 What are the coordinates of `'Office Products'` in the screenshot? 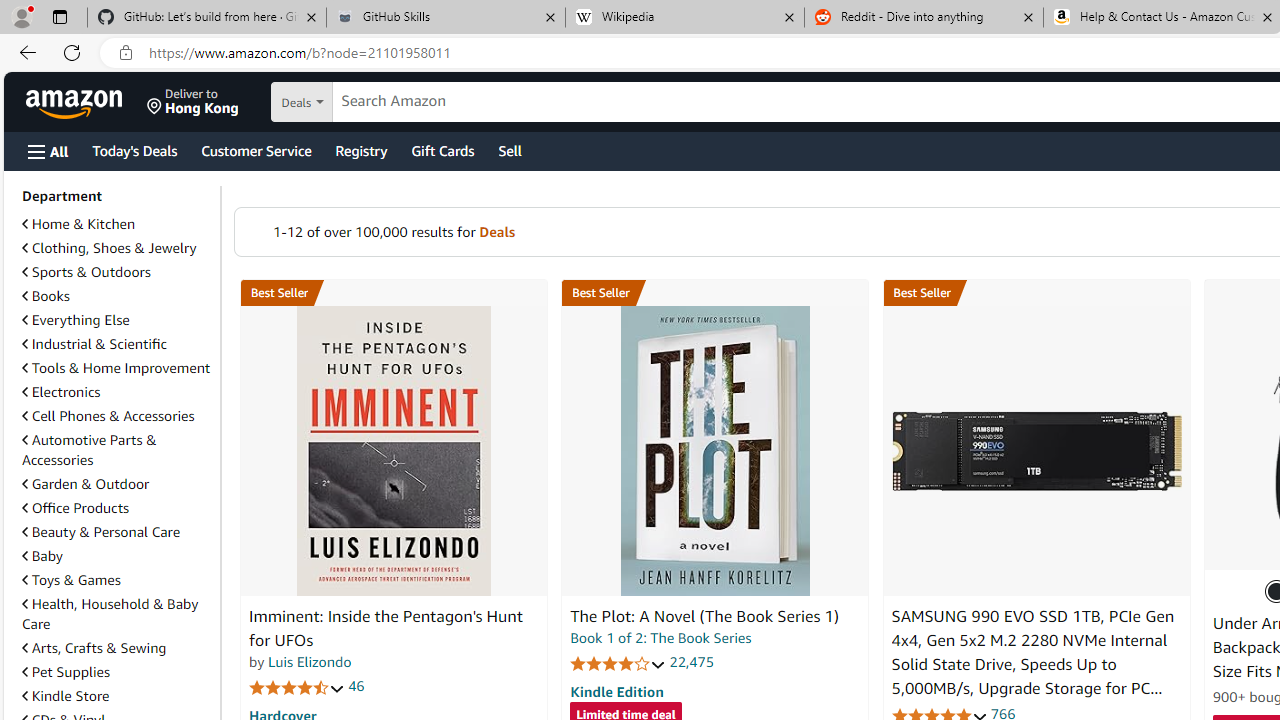 It's located at (76, 506).